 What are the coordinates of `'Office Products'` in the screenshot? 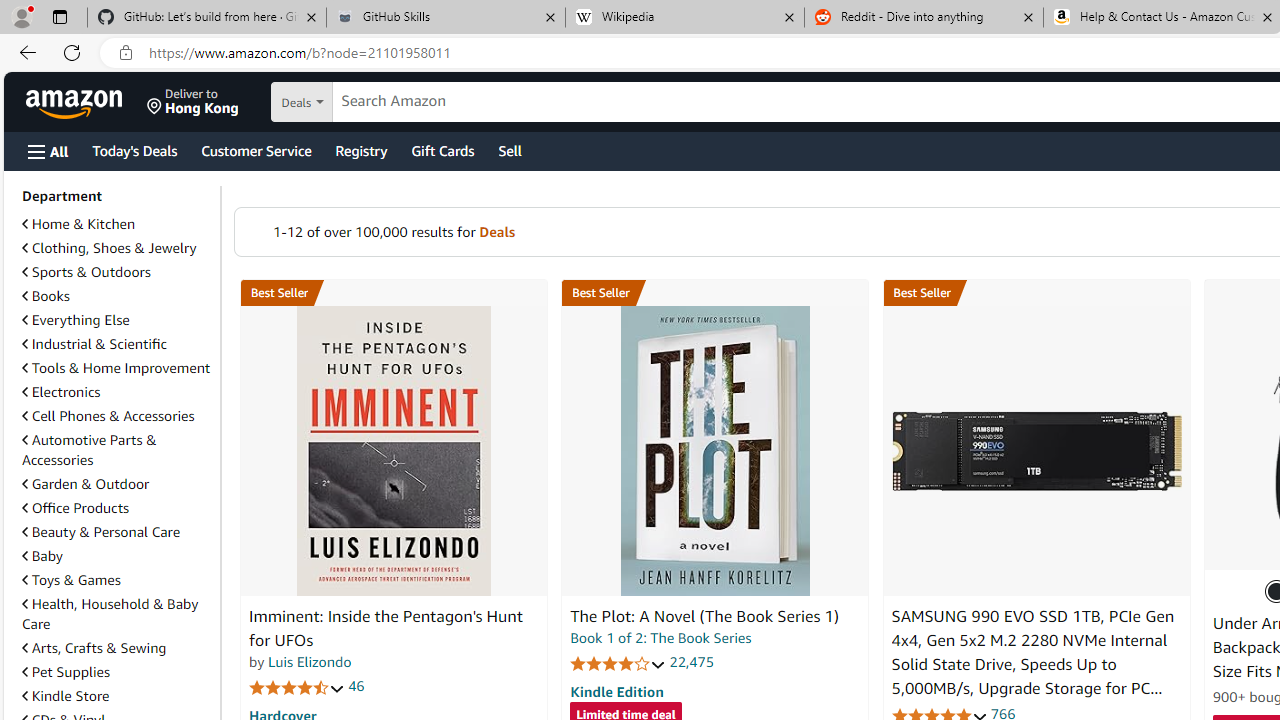 It's located at (76, 506).